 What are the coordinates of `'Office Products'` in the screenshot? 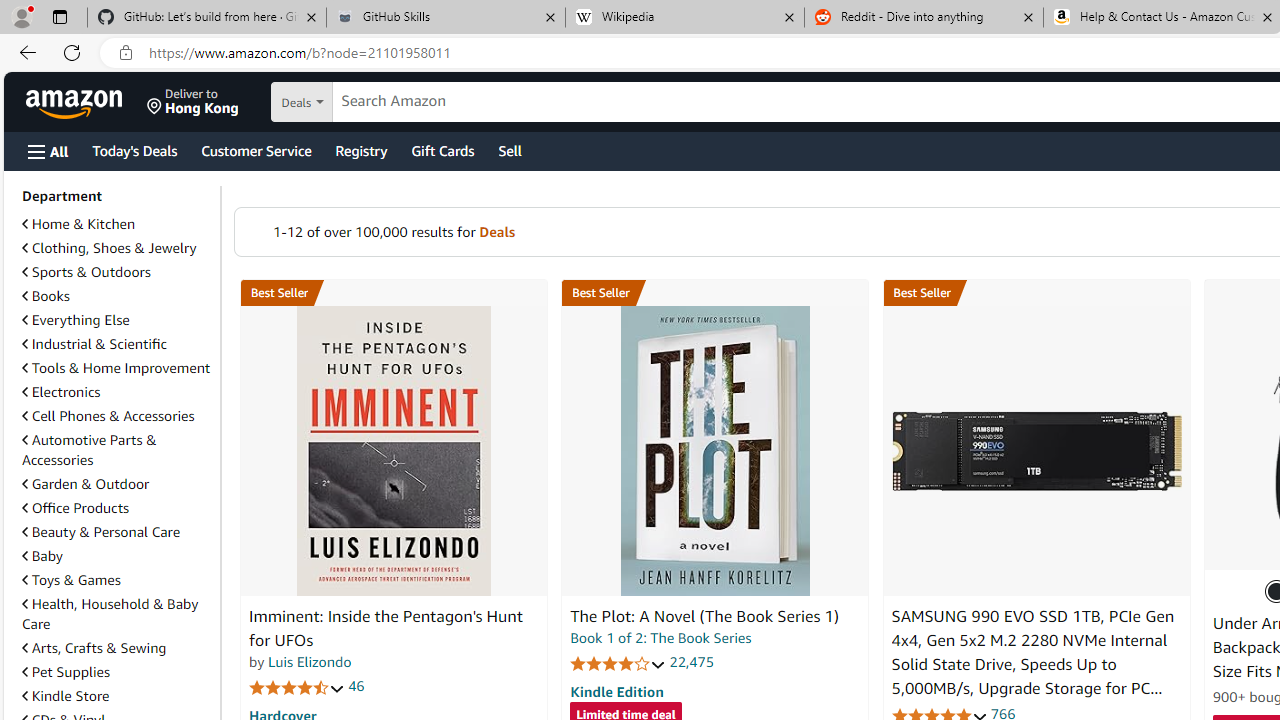 It's located at (76, 506).